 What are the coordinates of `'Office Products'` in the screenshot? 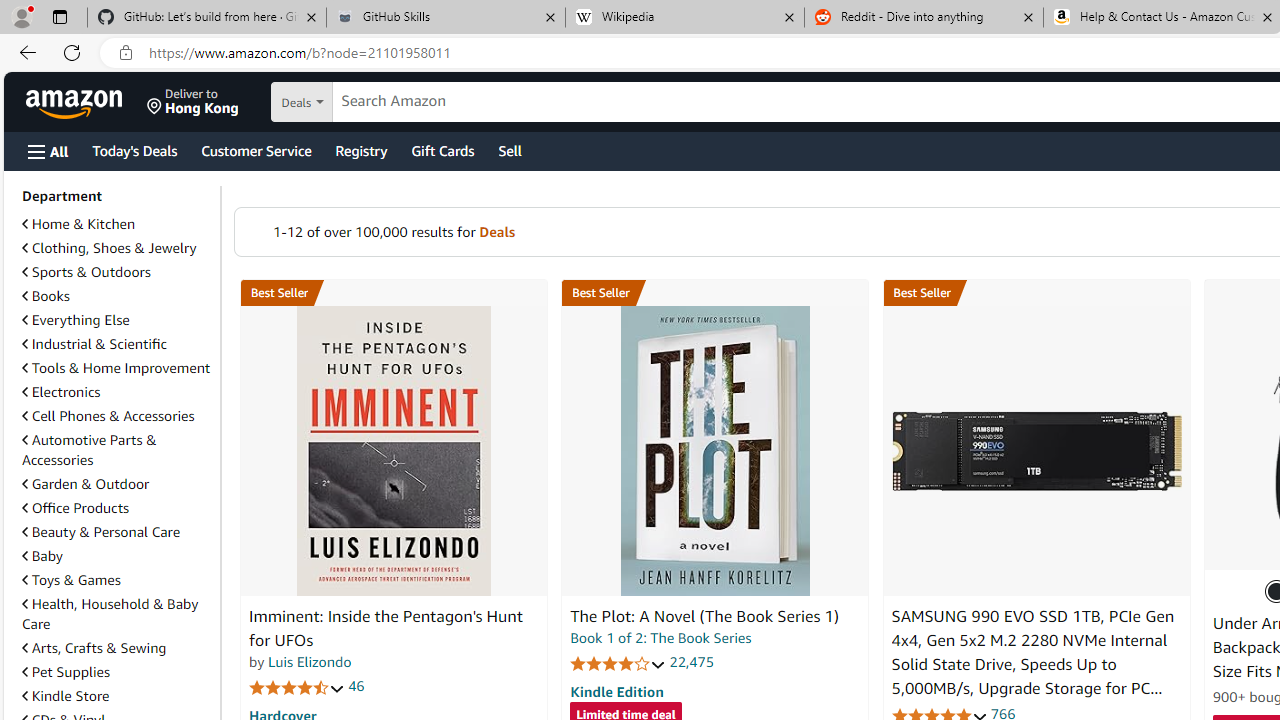 It's located at (76, 506).